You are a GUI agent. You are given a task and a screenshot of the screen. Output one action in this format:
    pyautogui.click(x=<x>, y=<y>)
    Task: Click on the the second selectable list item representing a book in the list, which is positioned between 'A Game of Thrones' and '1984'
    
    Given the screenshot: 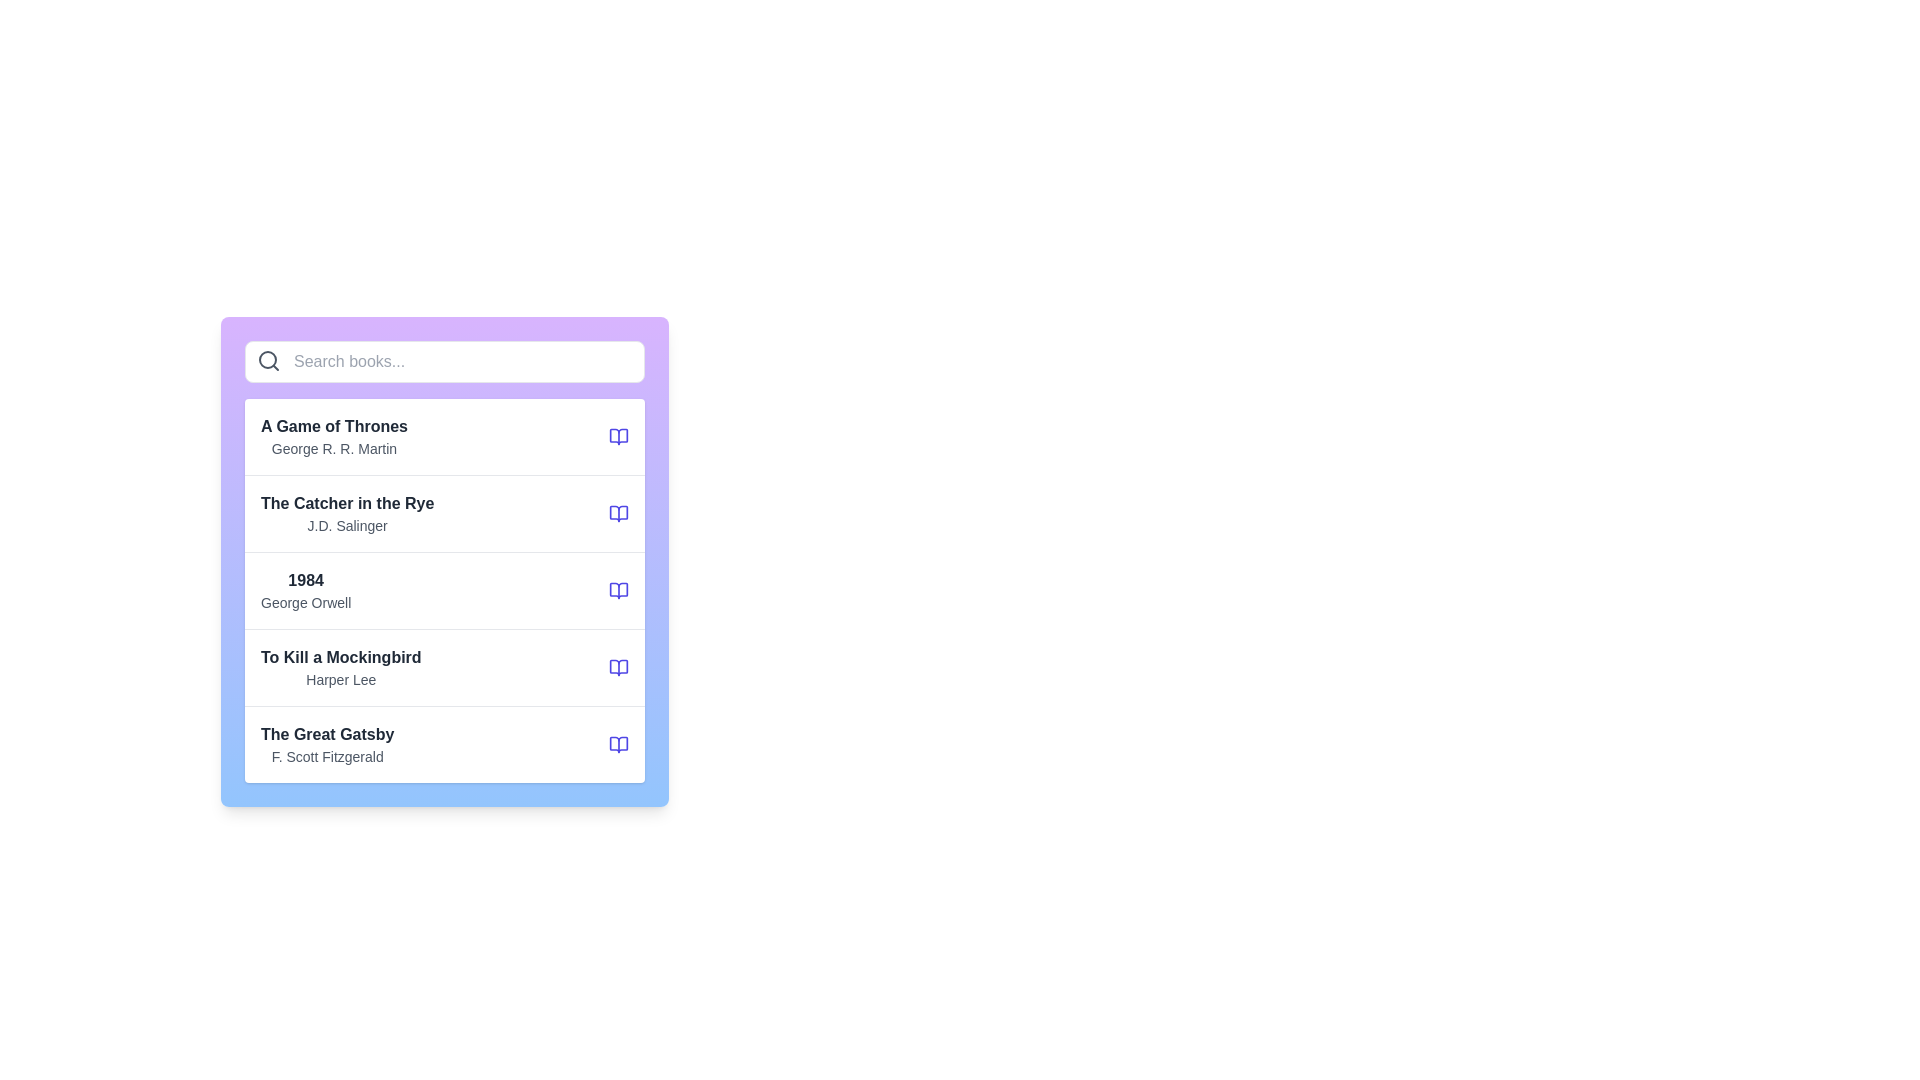 What is the action you would take?
    pyautogui.click(x=444, y=512)
    